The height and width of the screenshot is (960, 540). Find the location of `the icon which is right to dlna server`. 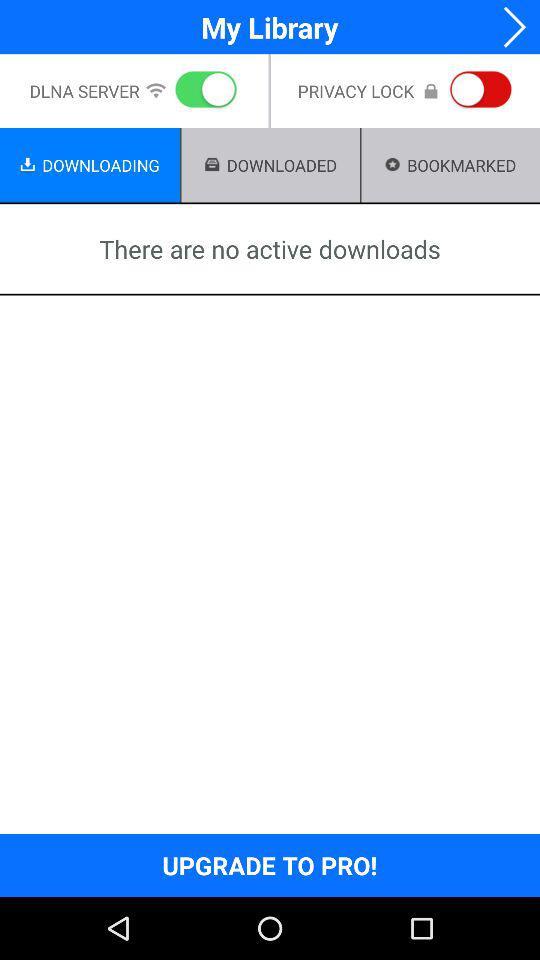

the icon which is right to dlna server is located at coordinates (155, 91).